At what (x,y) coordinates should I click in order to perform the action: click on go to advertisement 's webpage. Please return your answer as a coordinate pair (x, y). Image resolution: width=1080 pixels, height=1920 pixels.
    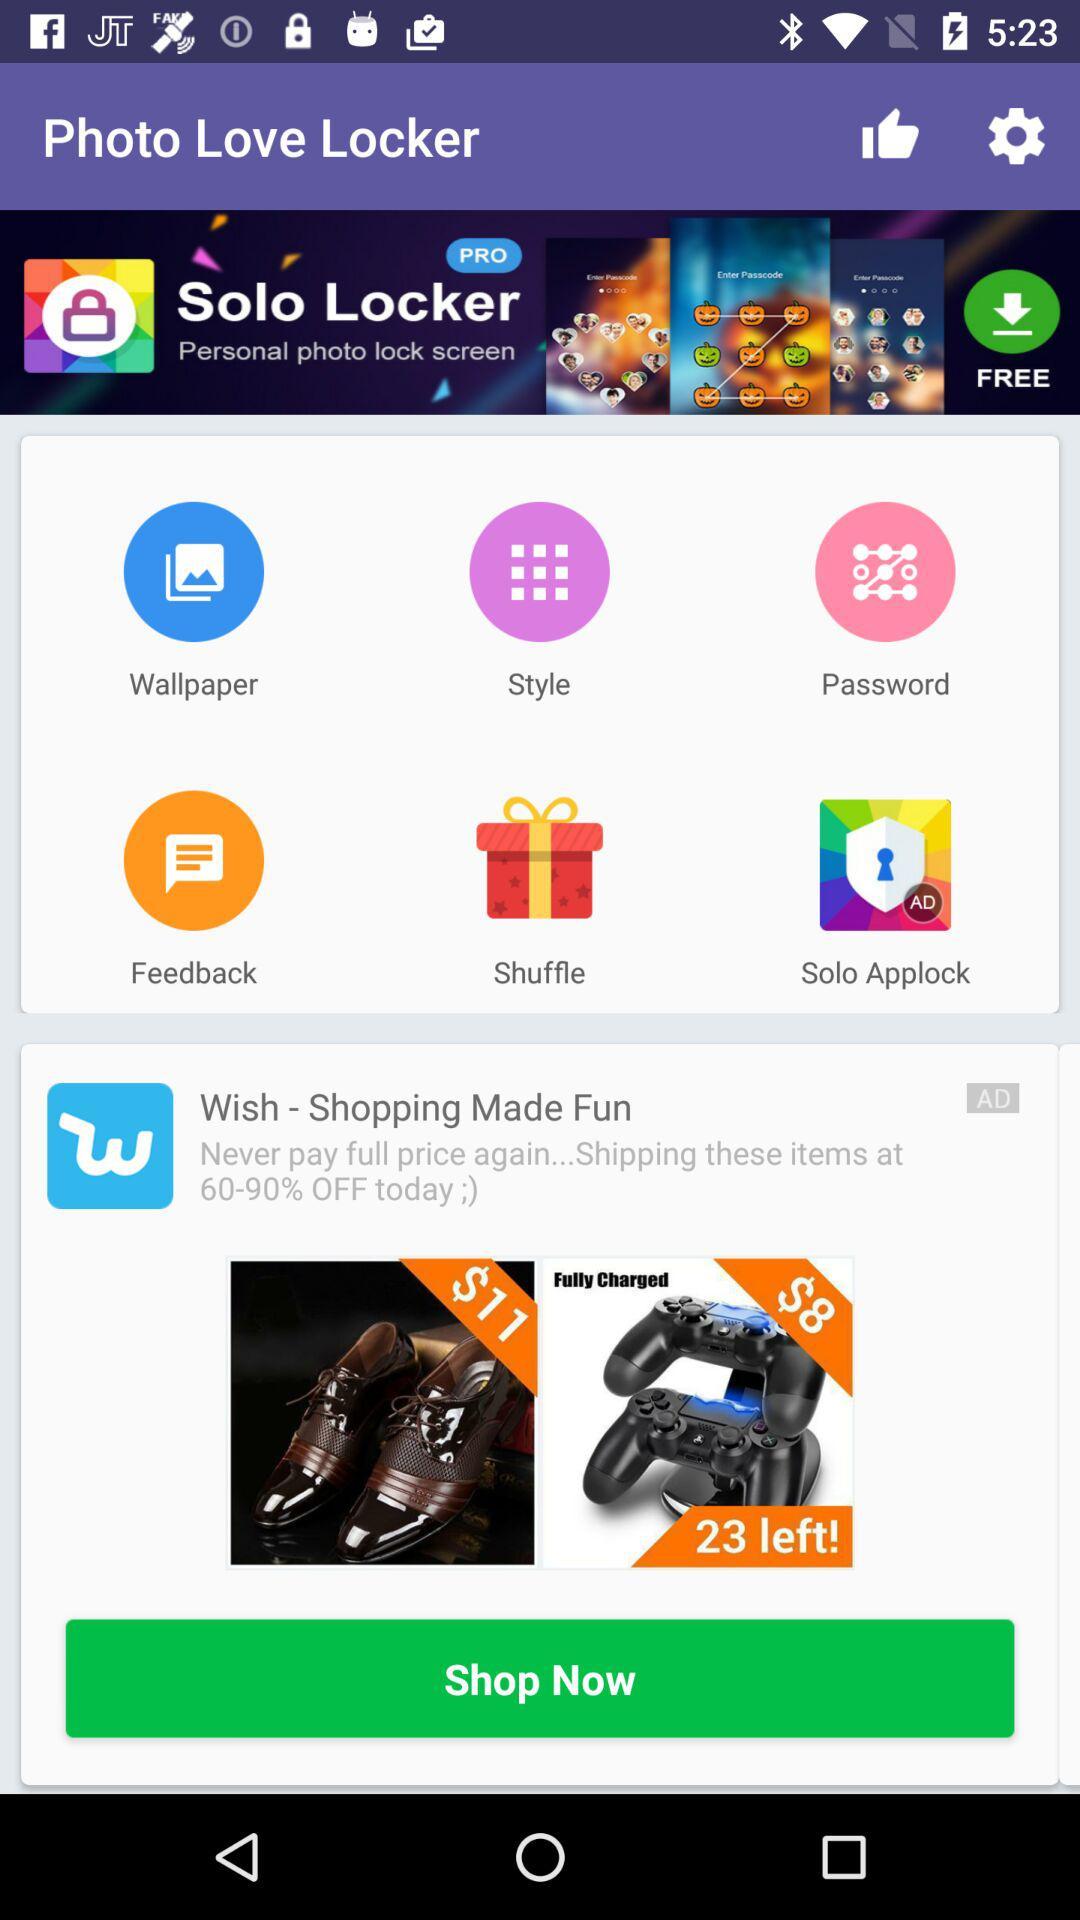
    Looking at the image, I should click on (110, 1146).